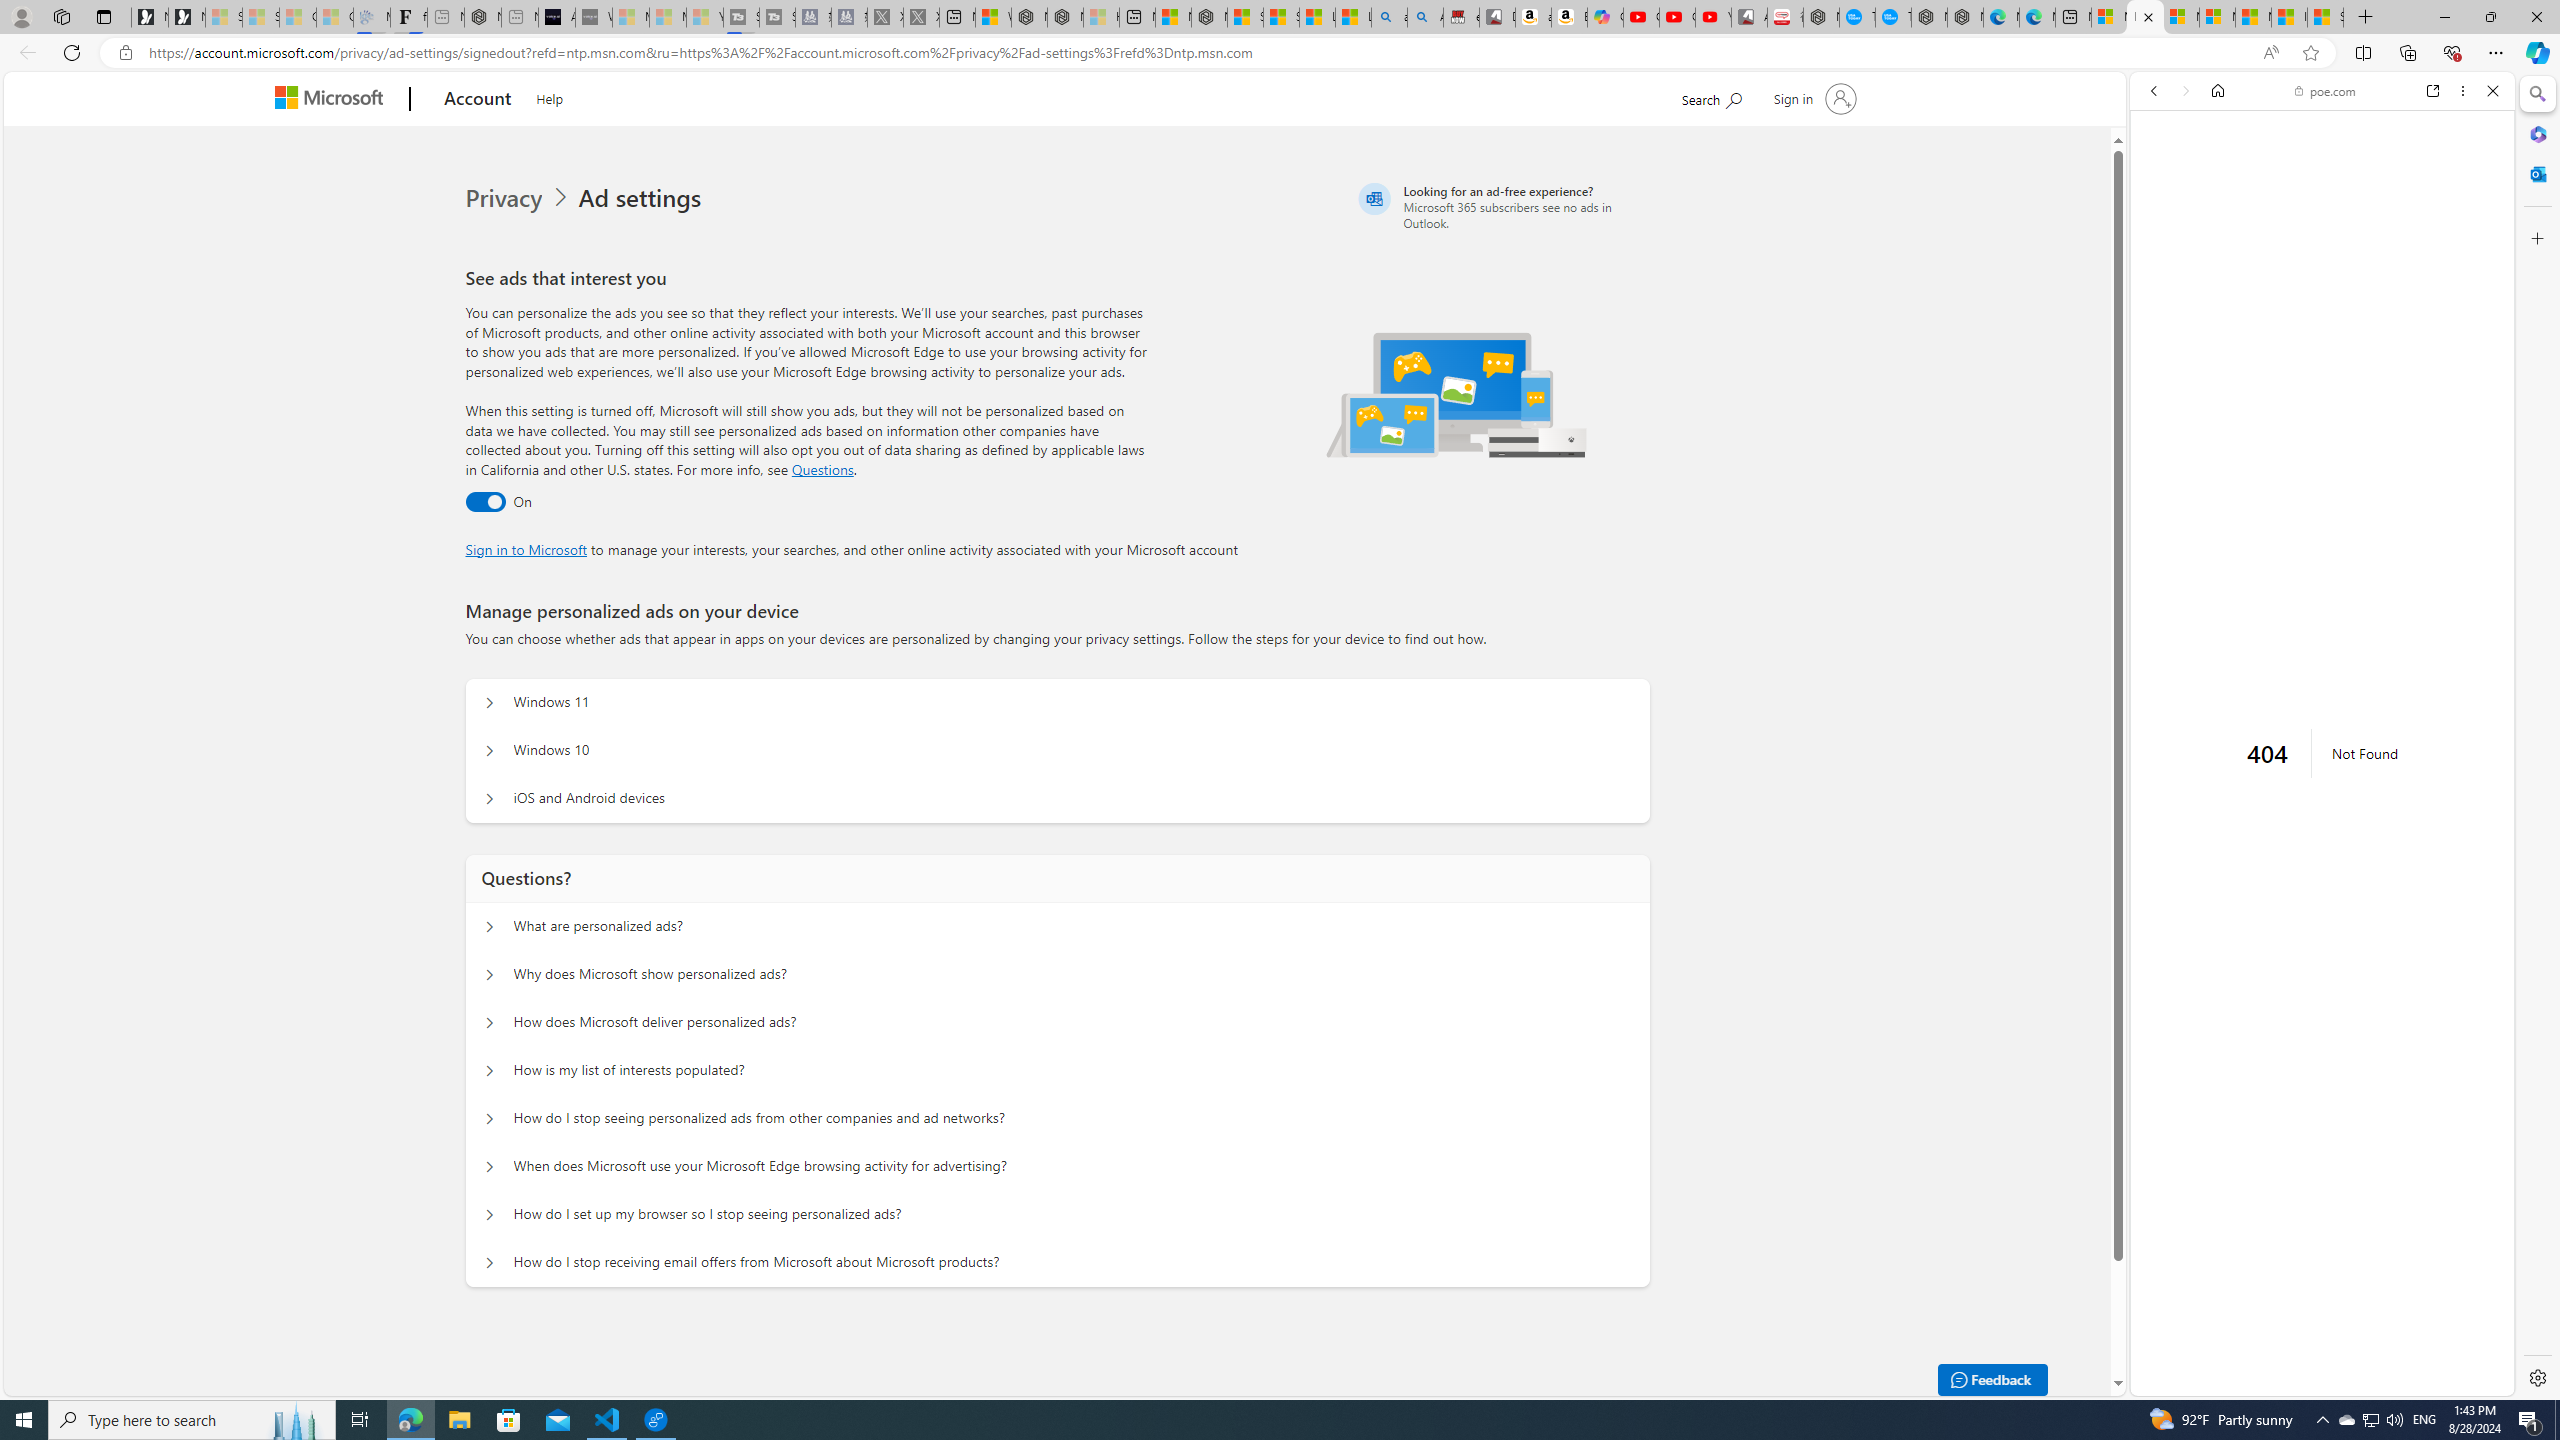 This screenshot has width=2560, height=1440. I want to click on 'Forward', so click(2184, 89).